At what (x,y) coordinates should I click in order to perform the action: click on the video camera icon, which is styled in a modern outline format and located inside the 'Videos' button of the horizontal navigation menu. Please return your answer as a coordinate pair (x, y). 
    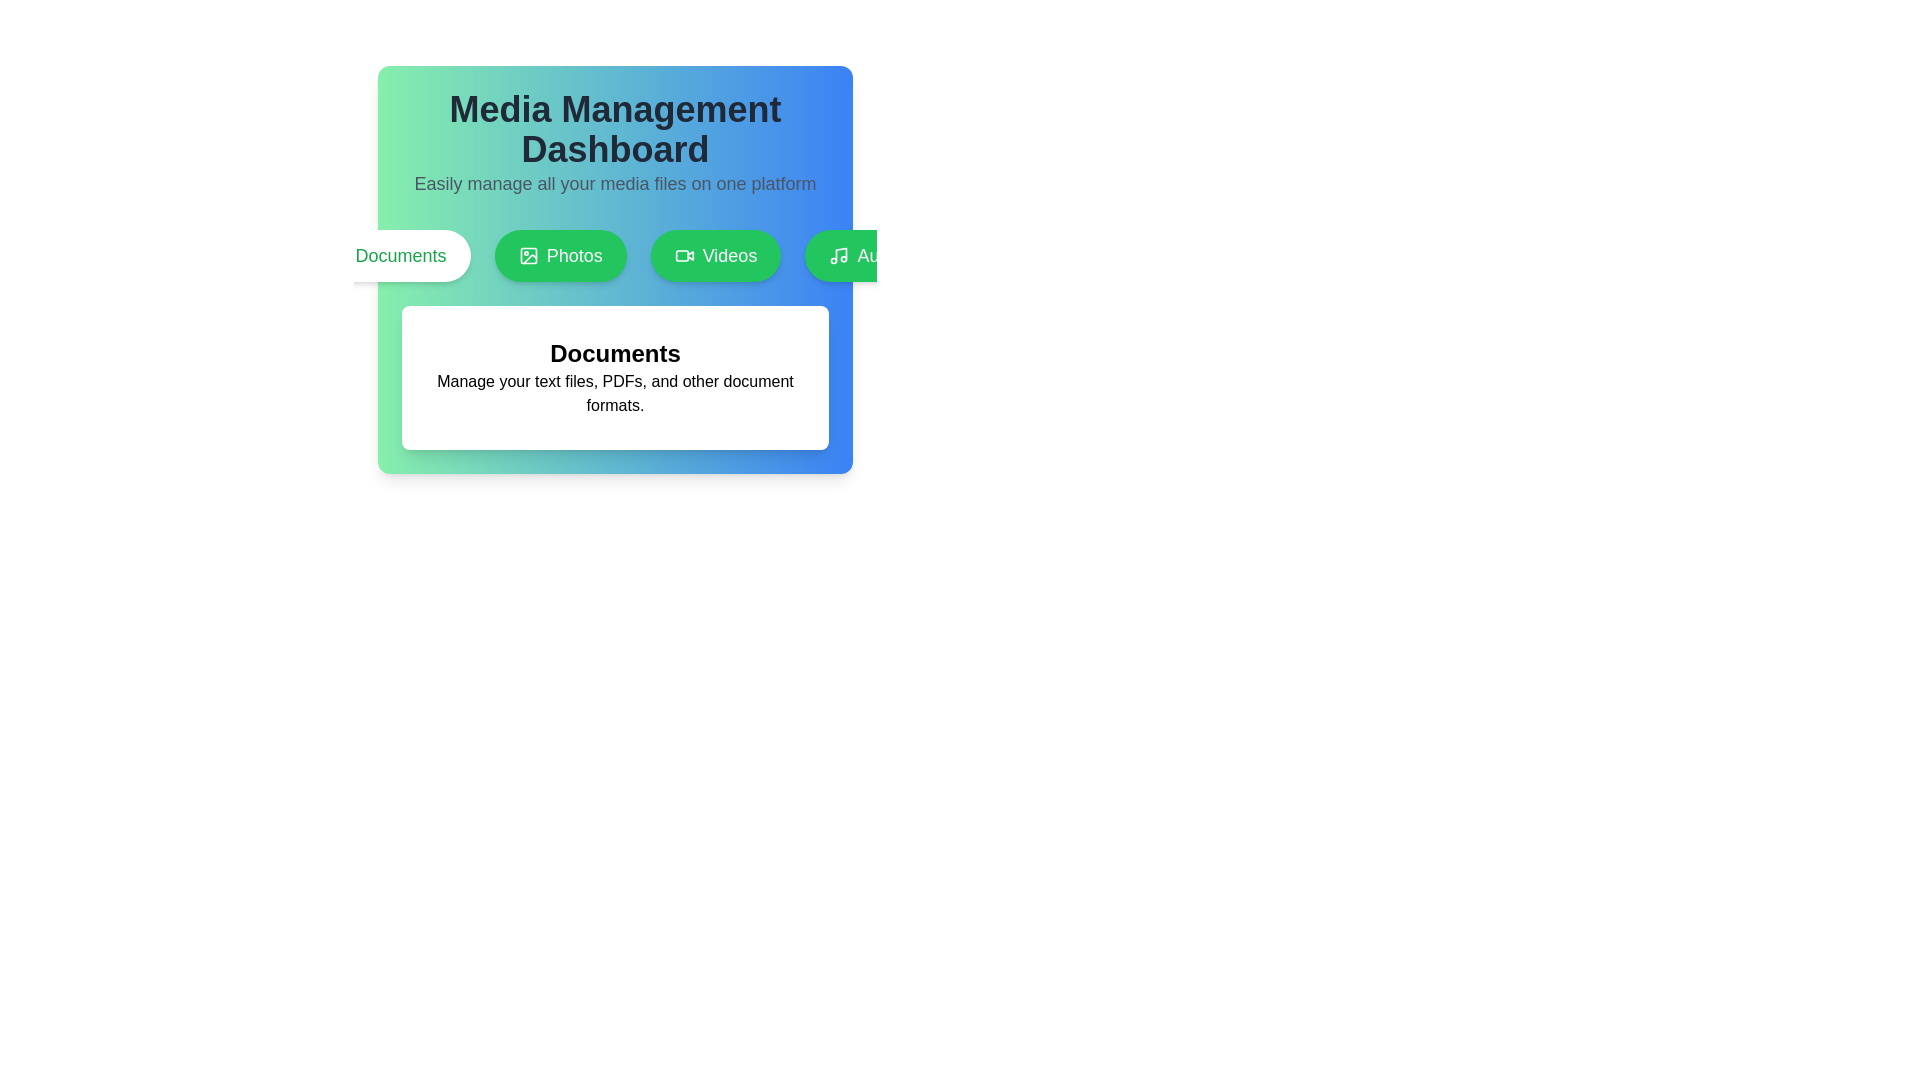
    Looking at the image, I should click on (684, 254).